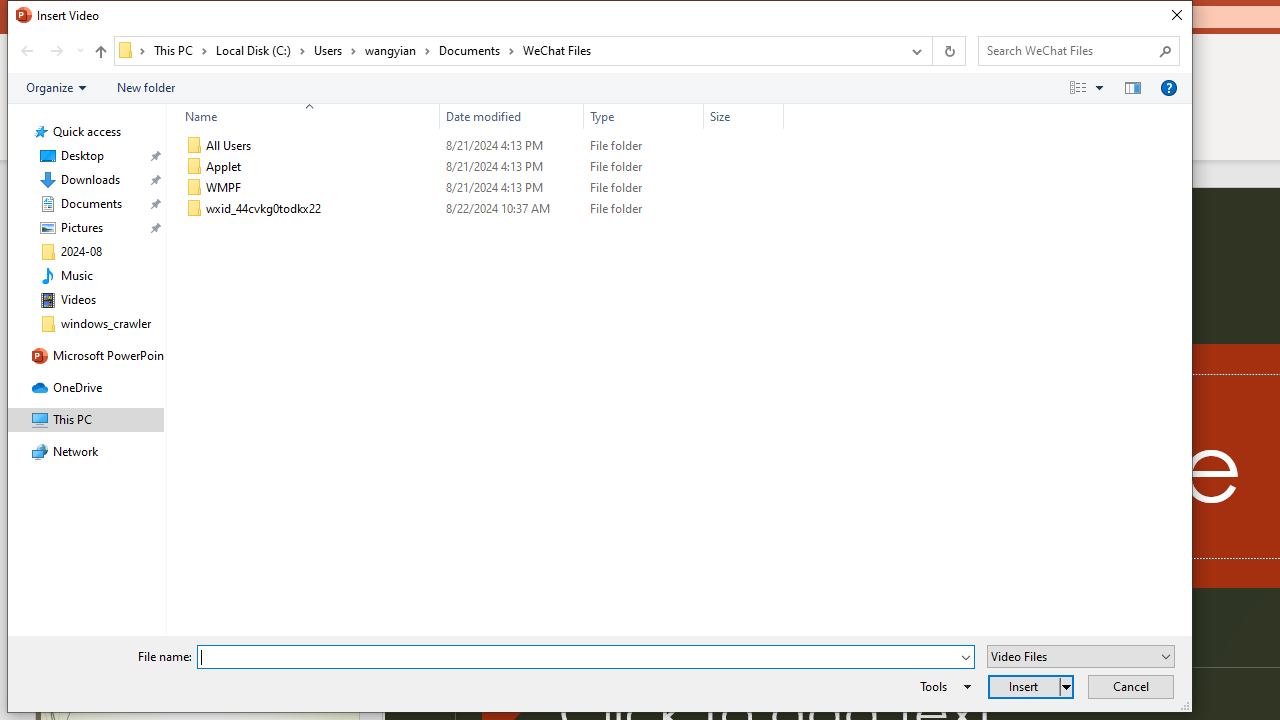 This screenshot has height=720, width=1280. What do you see at coordinates (512, 116) in the screenshot?
I see `'Date modified'` at bounding box center [512, 116].